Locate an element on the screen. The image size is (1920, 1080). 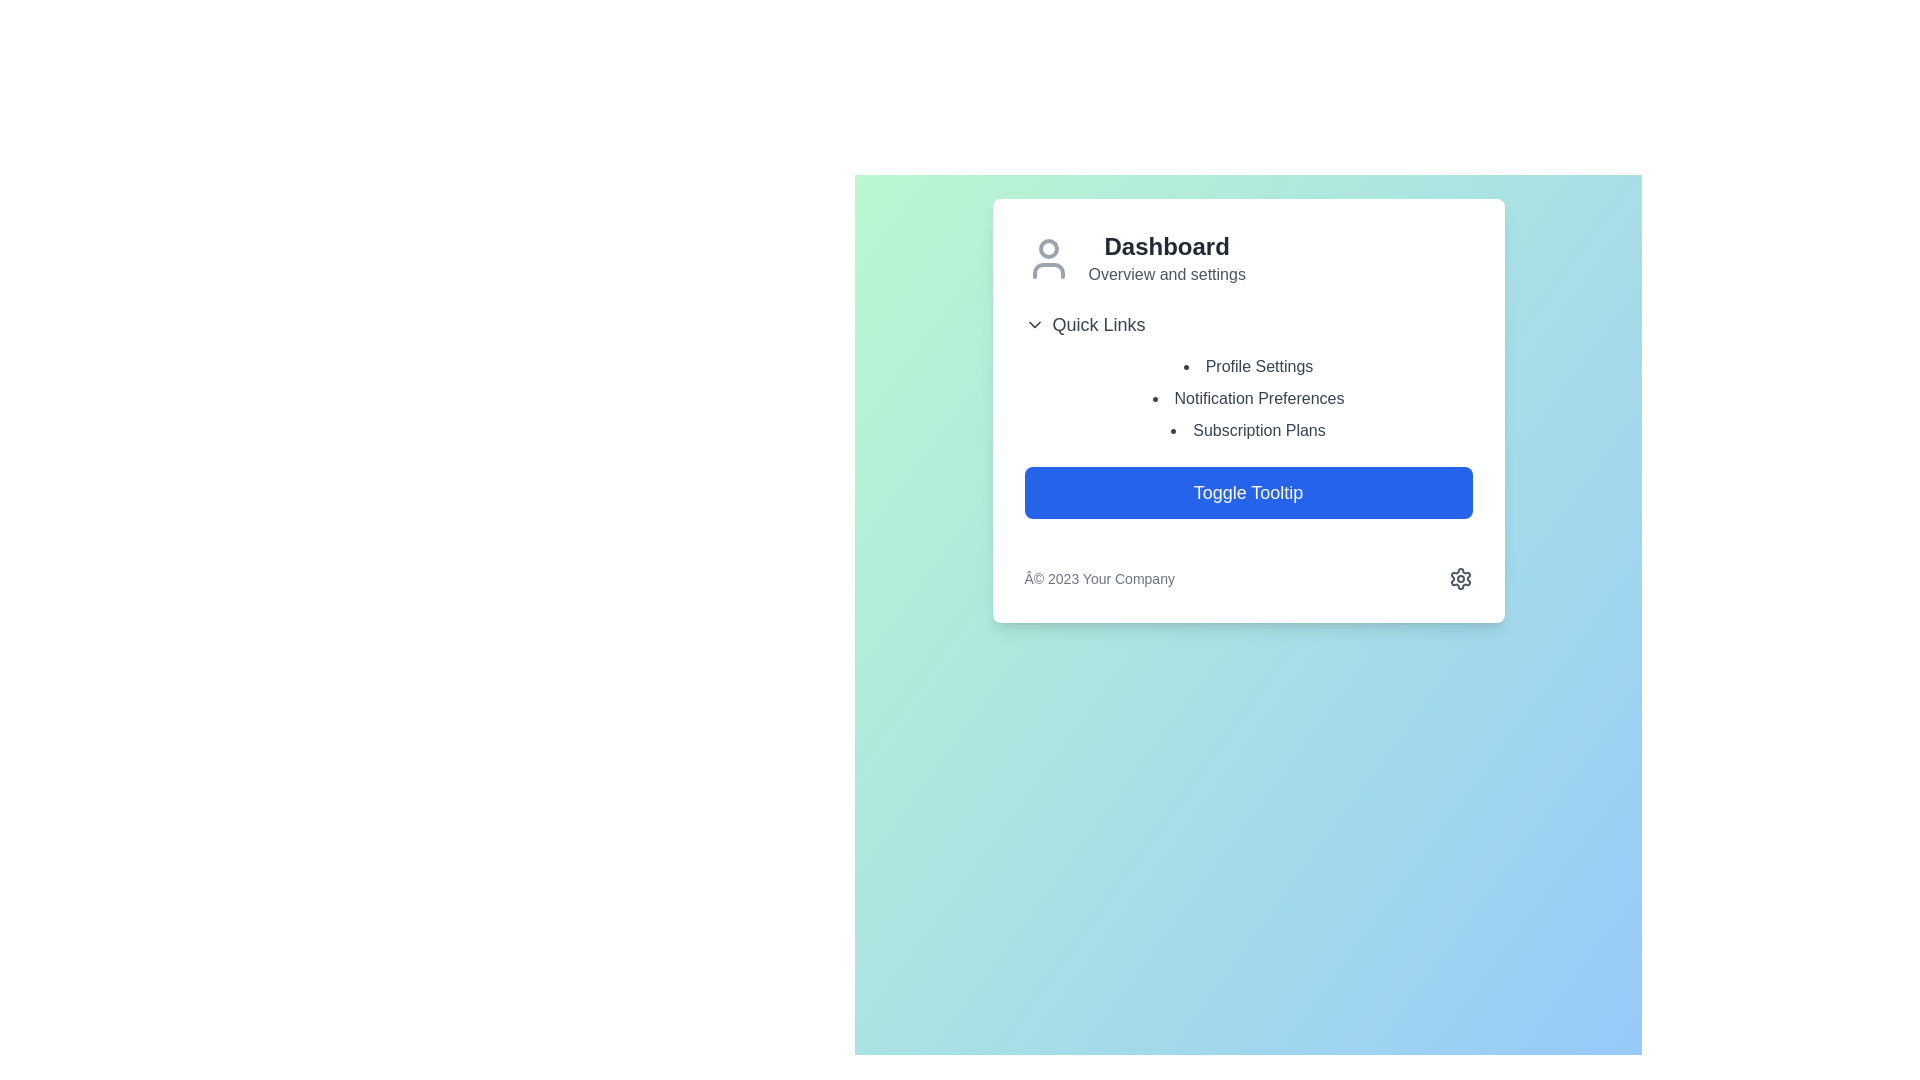
the blue rectangular button labeled 'Toggle Tooltip' to observe its visual hover effect is located at coordinates (1247, 493).